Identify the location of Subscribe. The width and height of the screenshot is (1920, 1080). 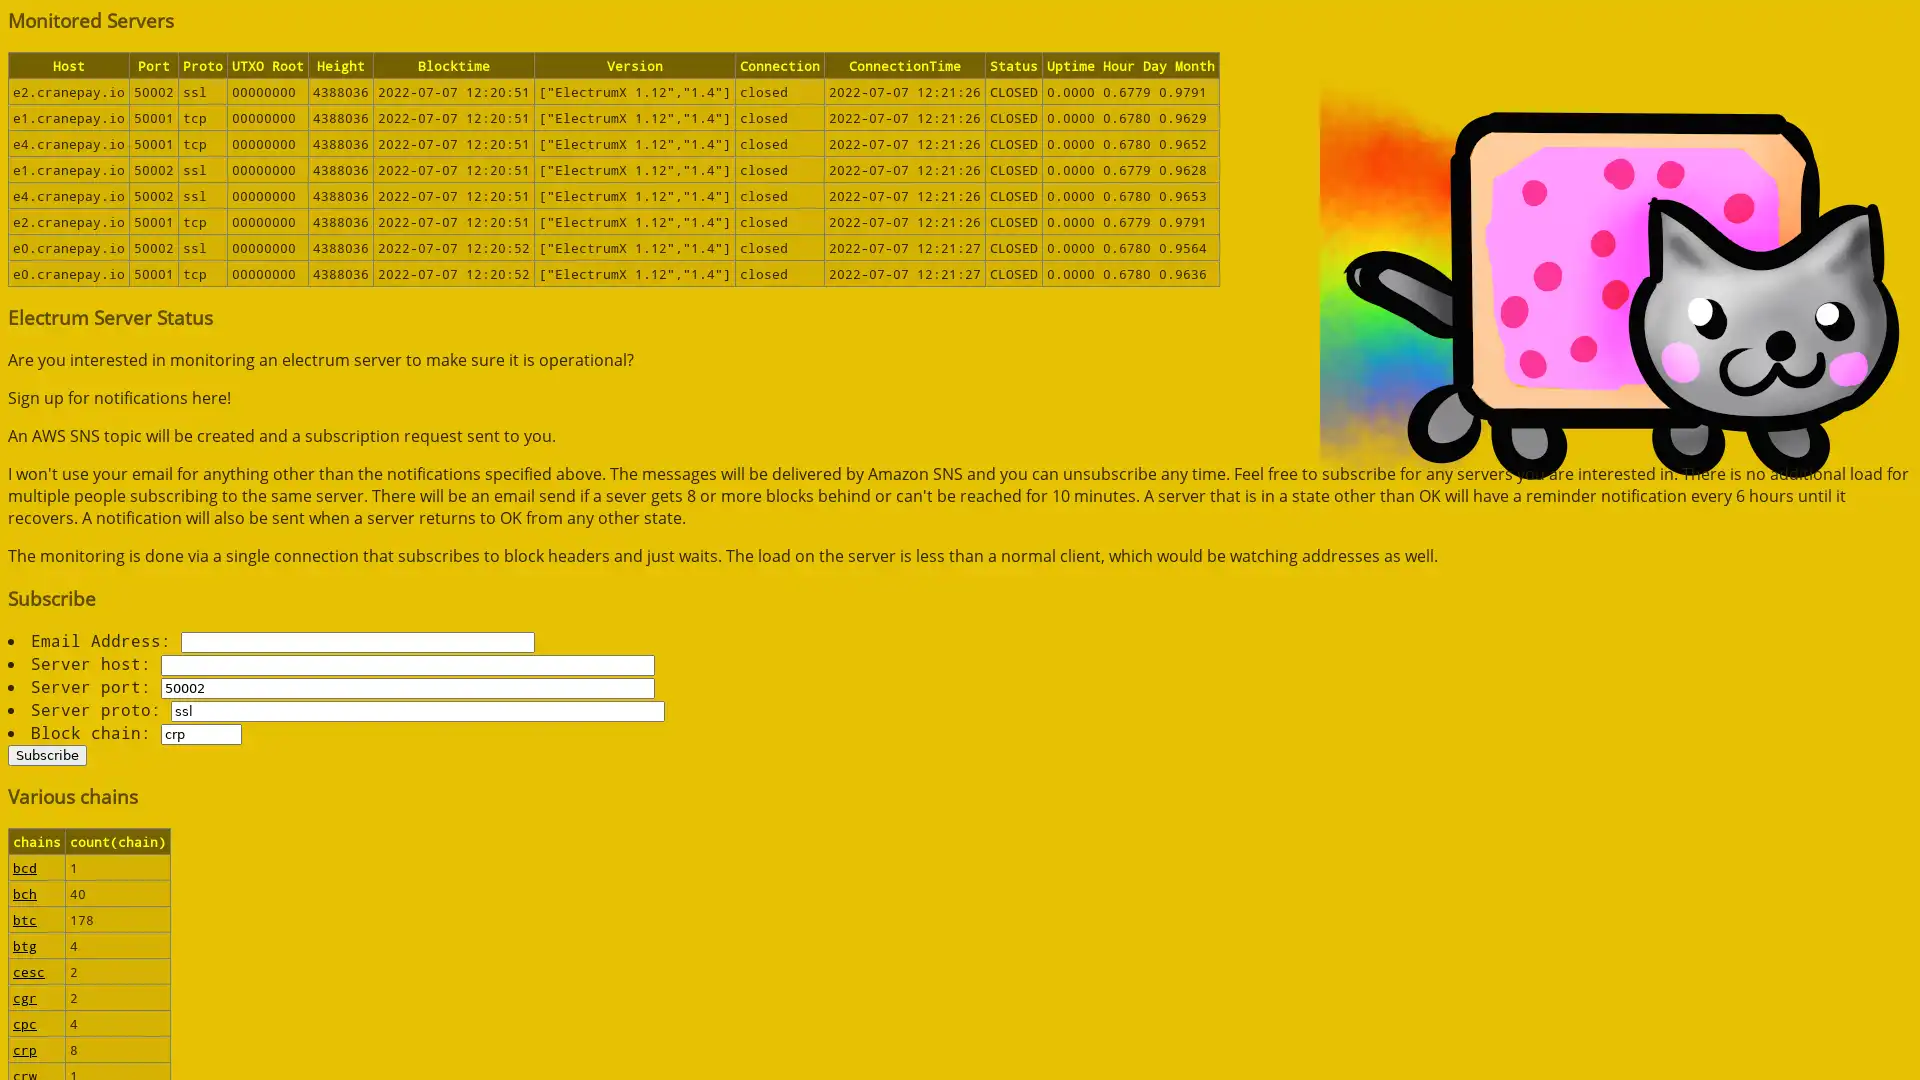
(47, 754).